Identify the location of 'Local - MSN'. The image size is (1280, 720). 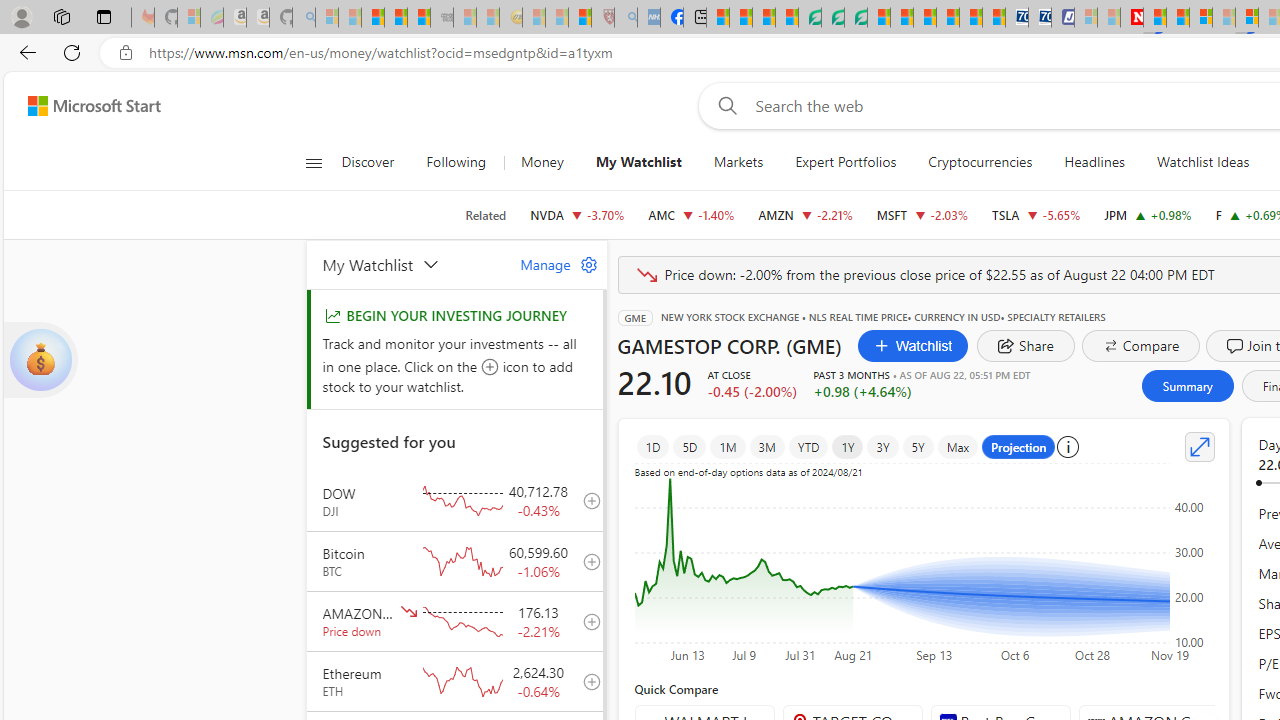
(579, 17).